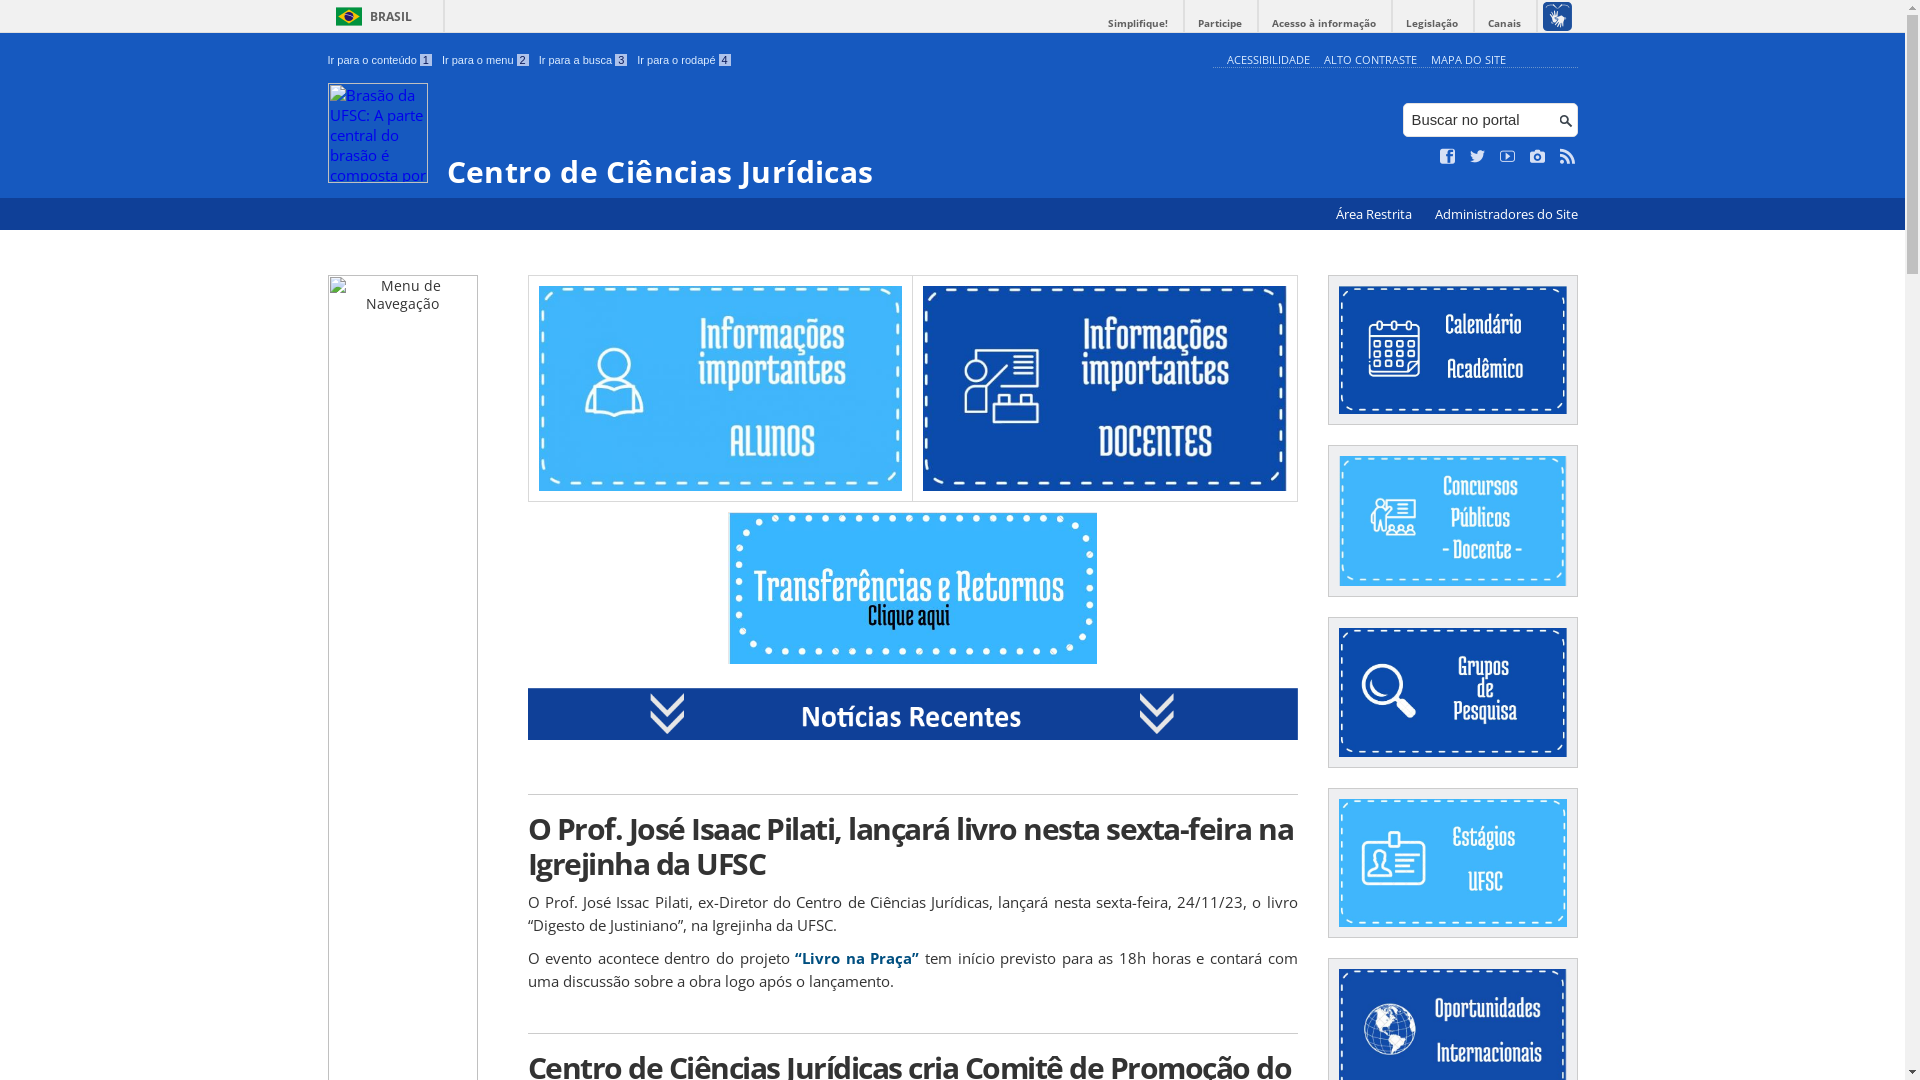  What do you see at coordinates (1184, 23) in the screenshot?
I see `'Participe'` at bounding box center [1184, 23].